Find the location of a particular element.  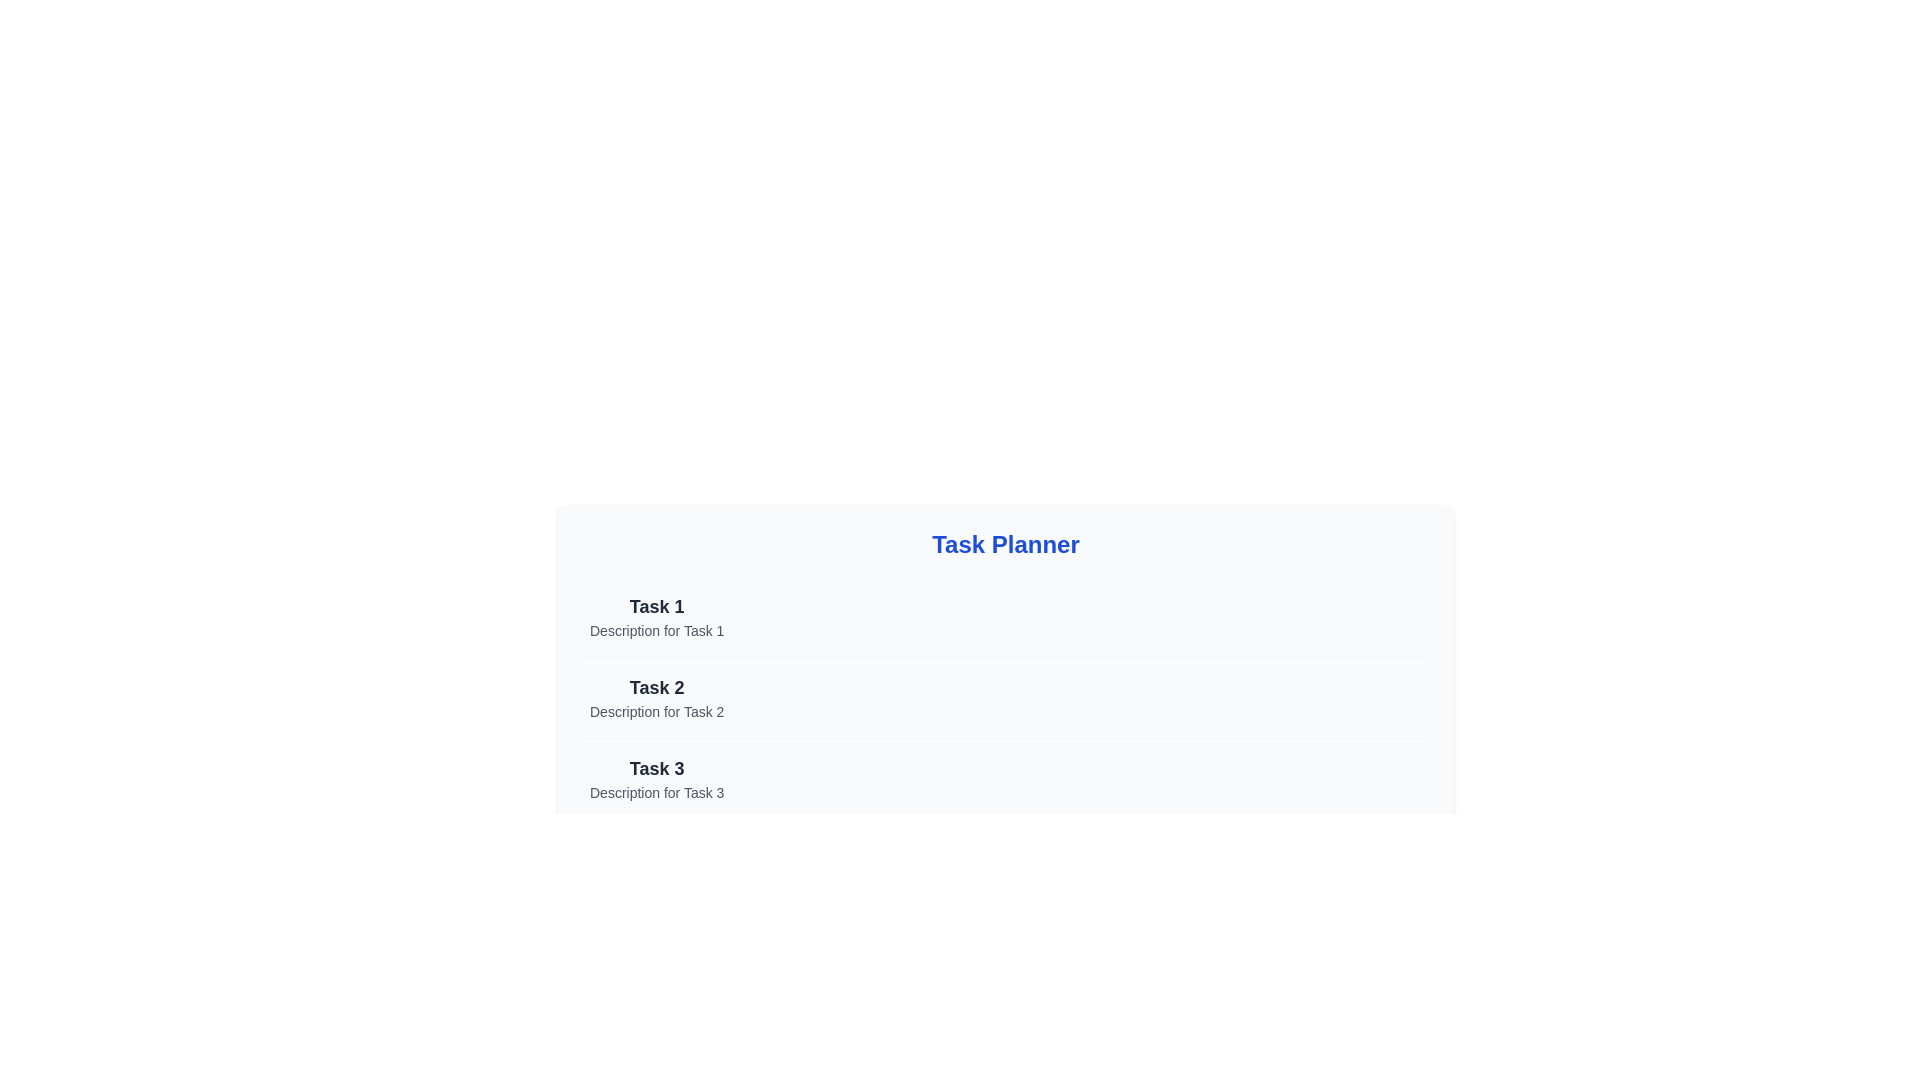

the Text Display element that shows the title 'Task 1' and description 'Description for Task 1', located under 'Task Planner' is located at coordinates (657, 616).